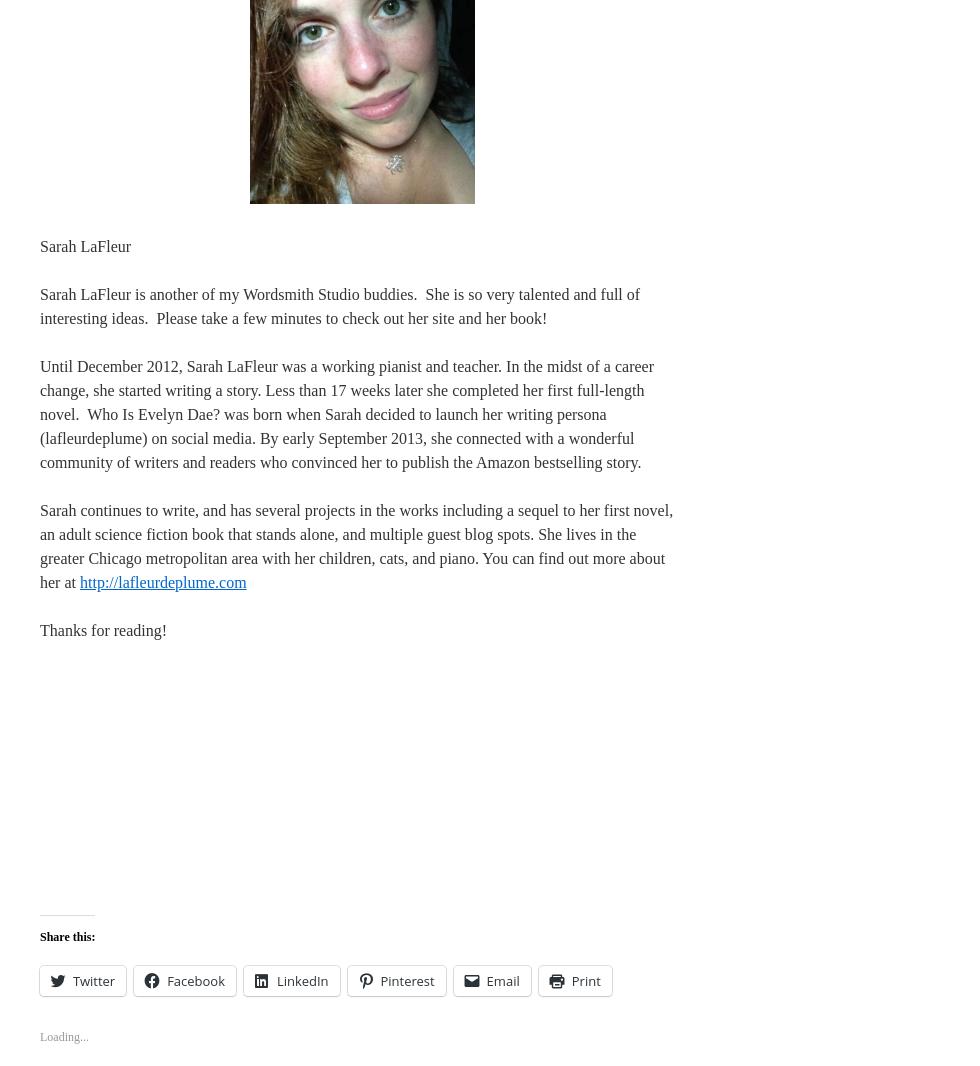 The width and height of the screenshot is (980, 1066). I want to click on 'Sarah LaFleur', so click(85, 244).